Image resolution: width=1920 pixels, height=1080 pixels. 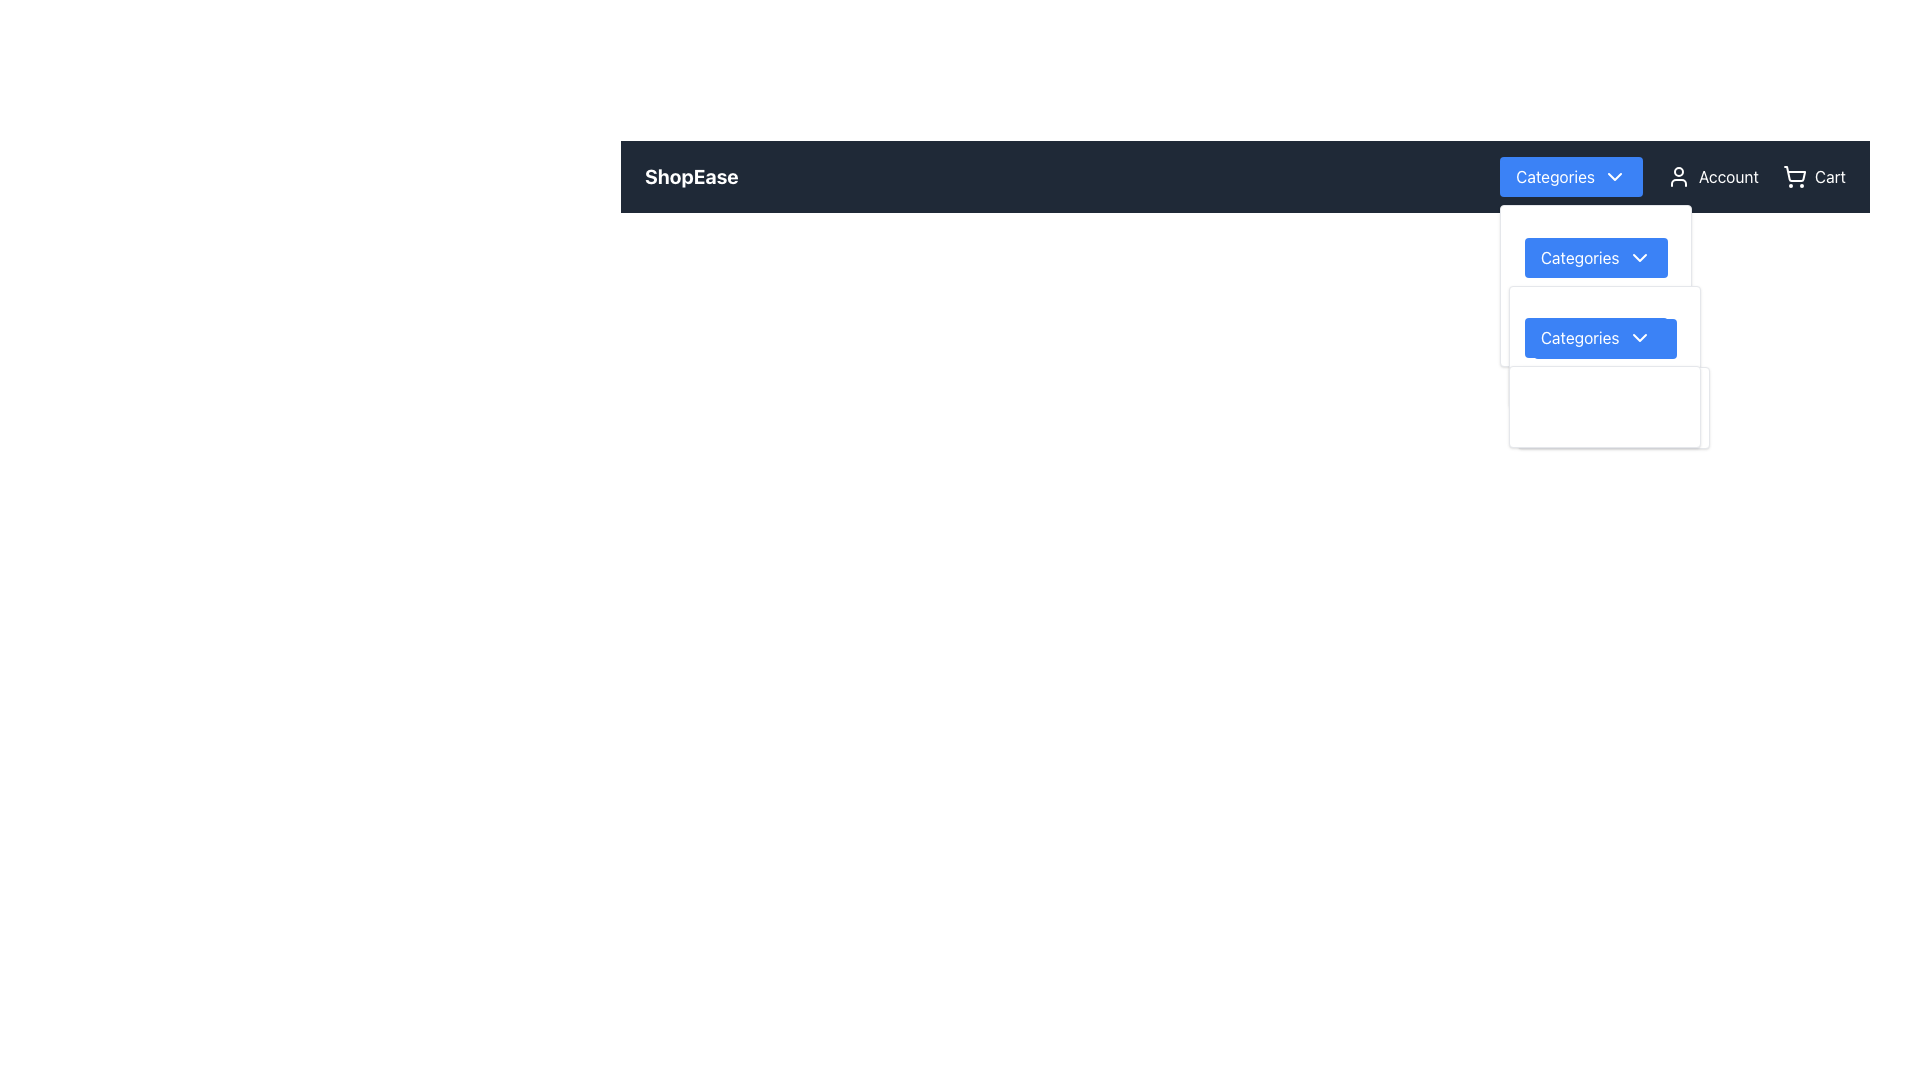 What do you see at coordinates (1595, 245) in the screenshot?
I see `the first visible item in the 'Categories' dropdown menu` at bounding box center [1595, 245].